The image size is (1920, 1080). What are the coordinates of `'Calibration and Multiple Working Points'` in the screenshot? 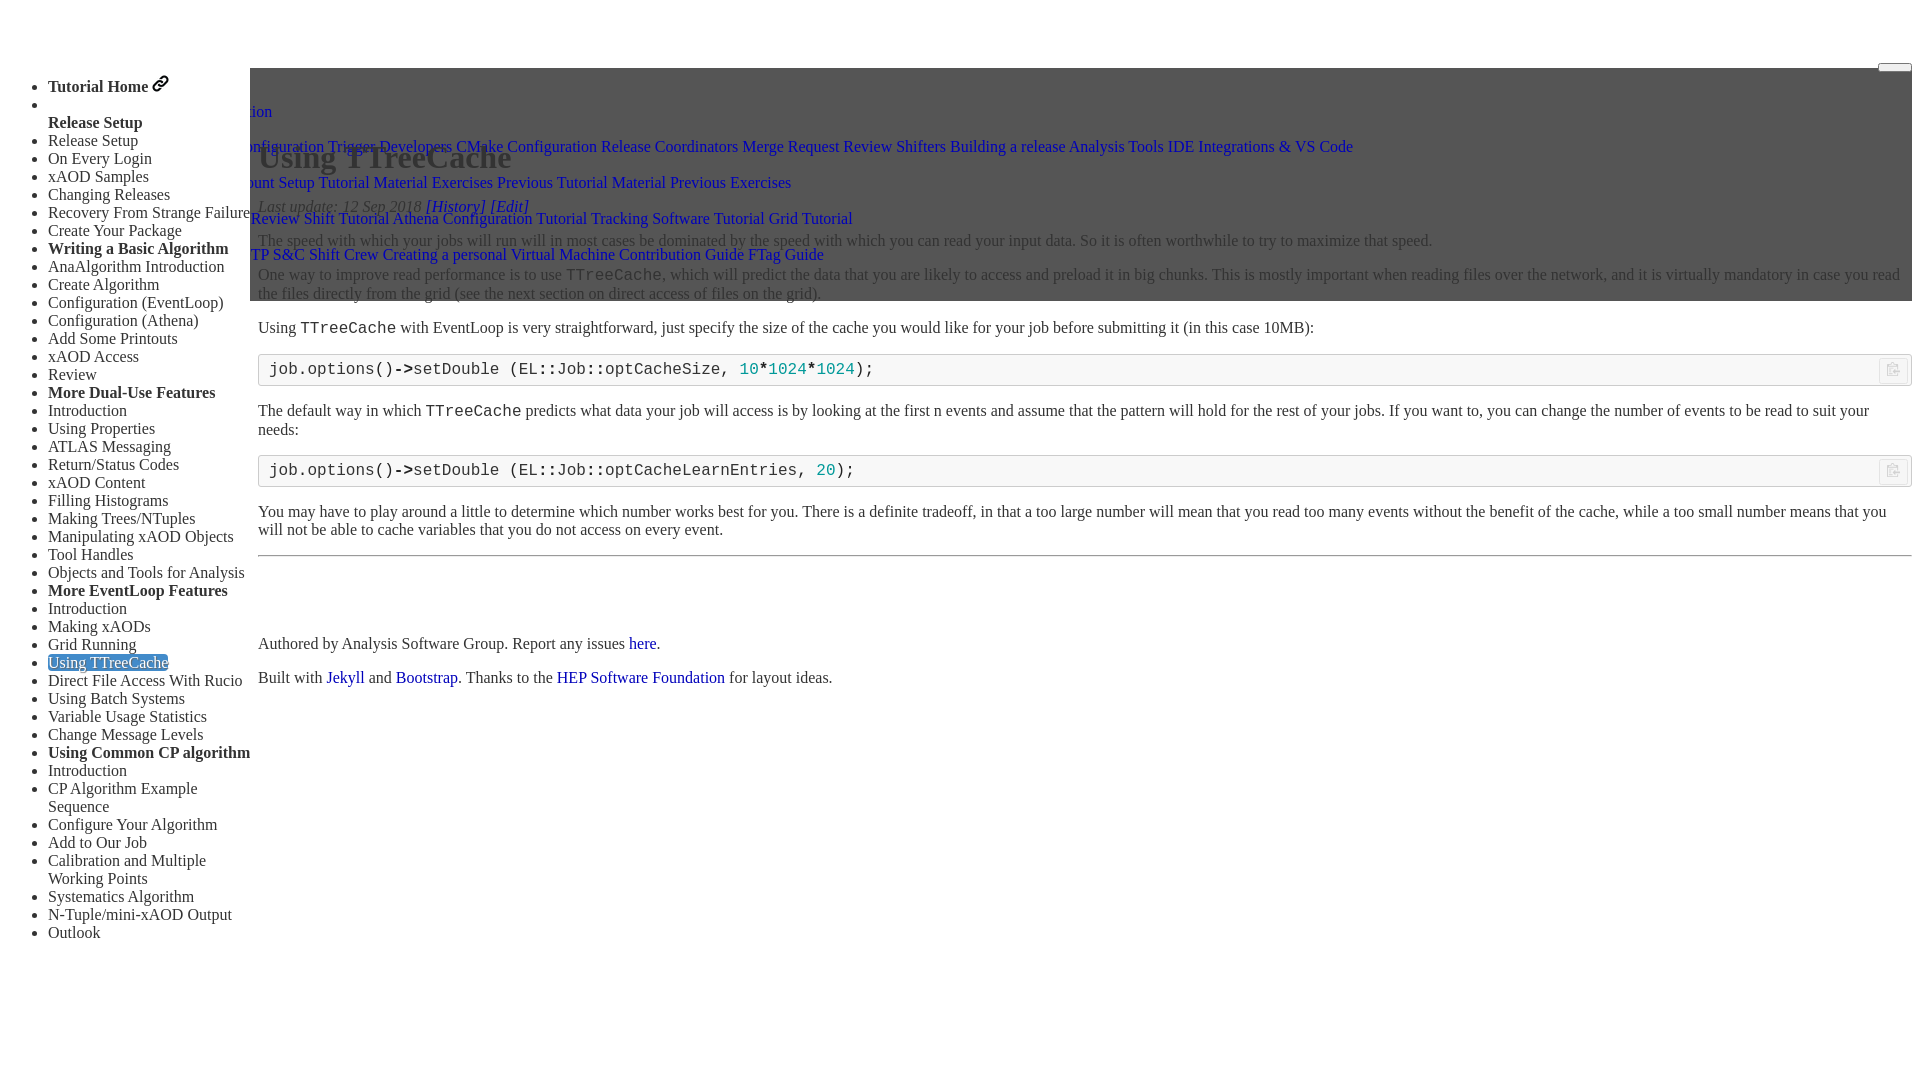 It's located at (125, 868).